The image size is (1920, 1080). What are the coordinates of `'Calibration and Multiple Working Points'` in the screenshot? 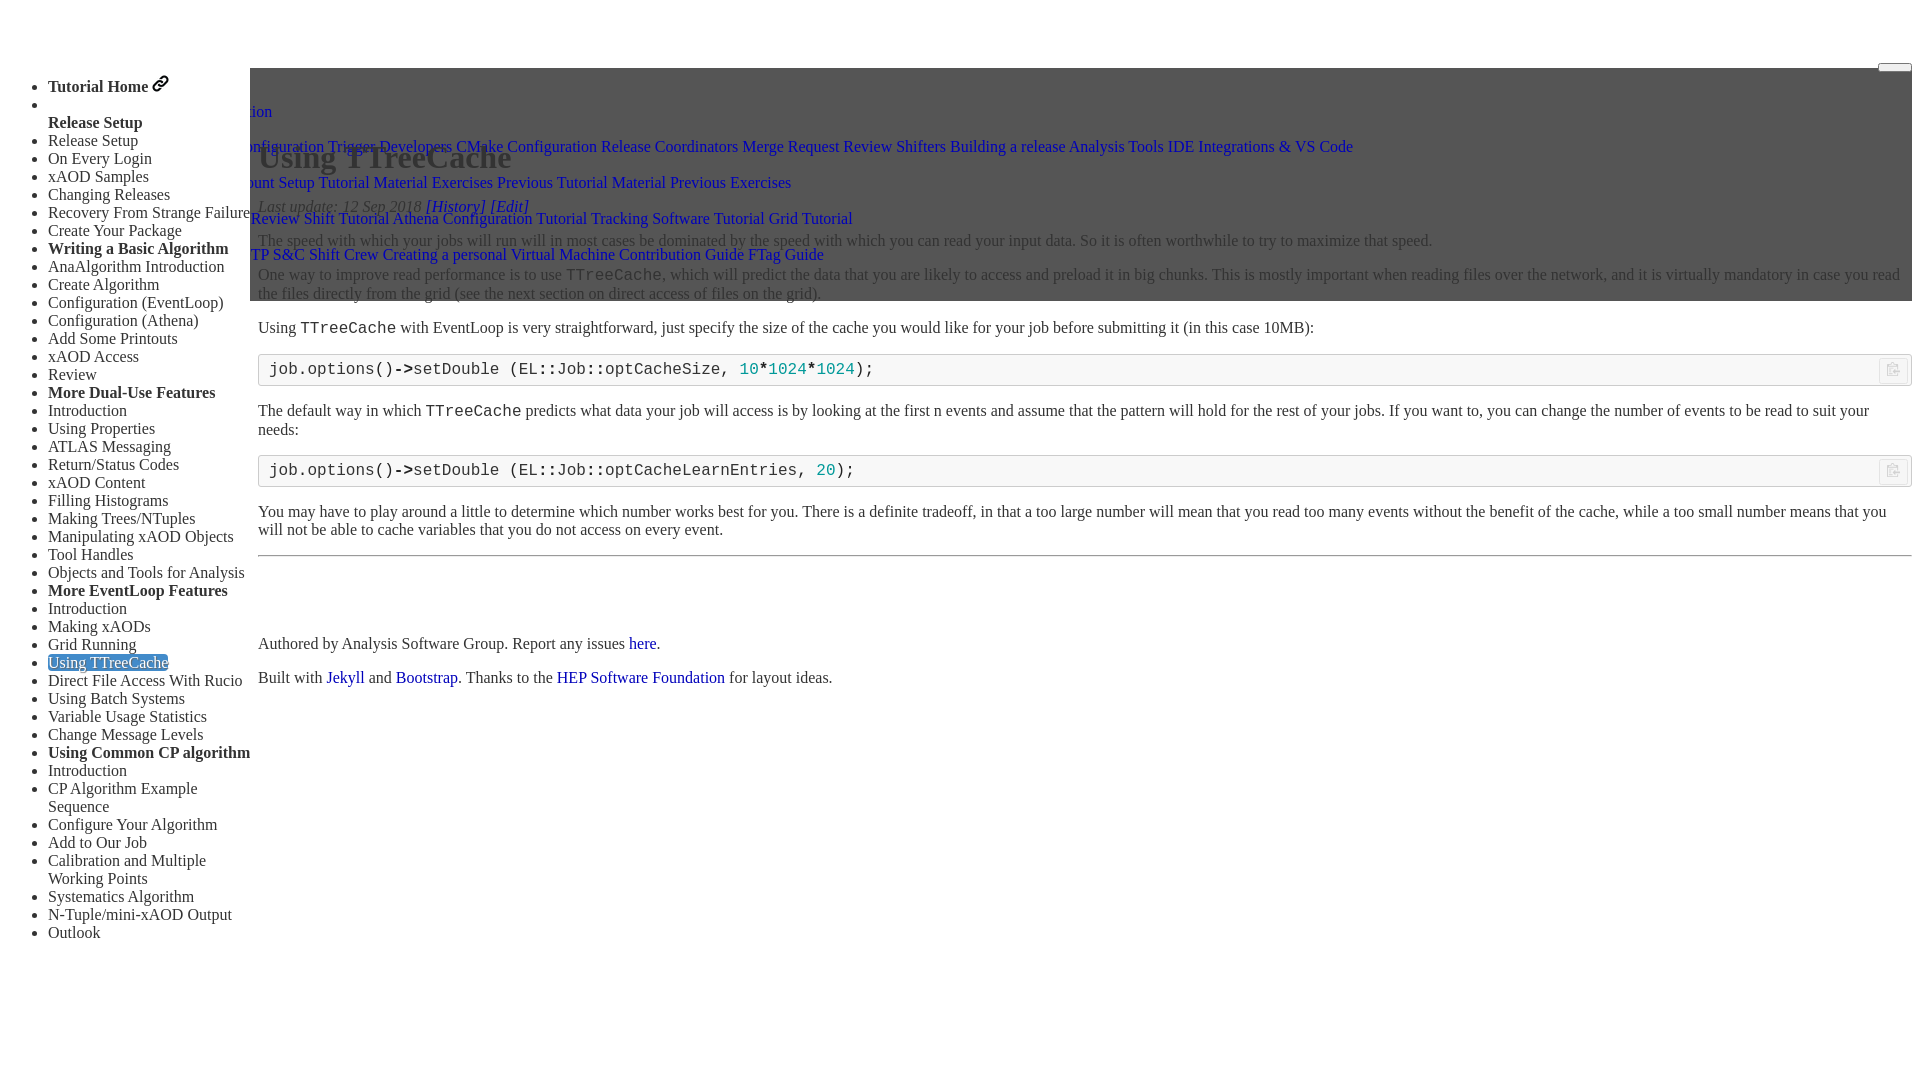 It's located at (125, 868).